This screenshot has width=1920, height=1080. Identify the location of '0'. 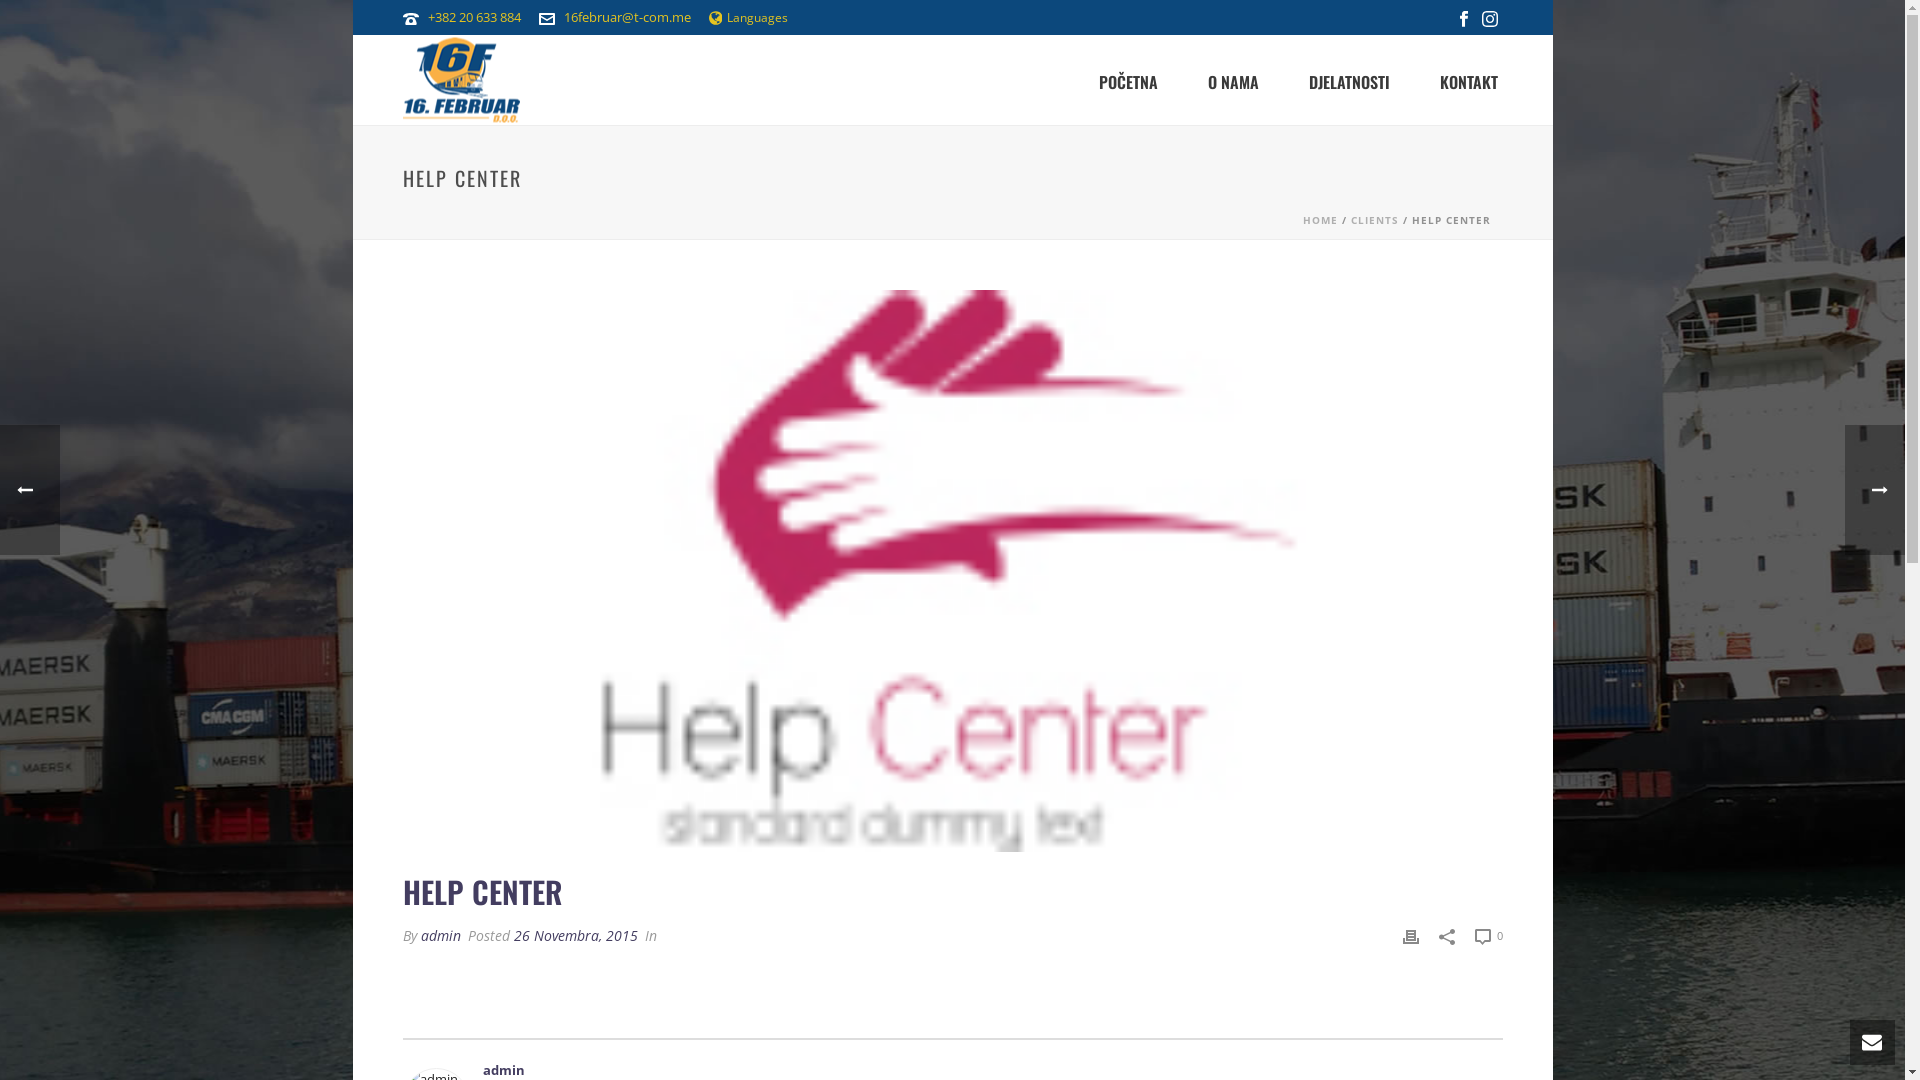
(1488, 936).